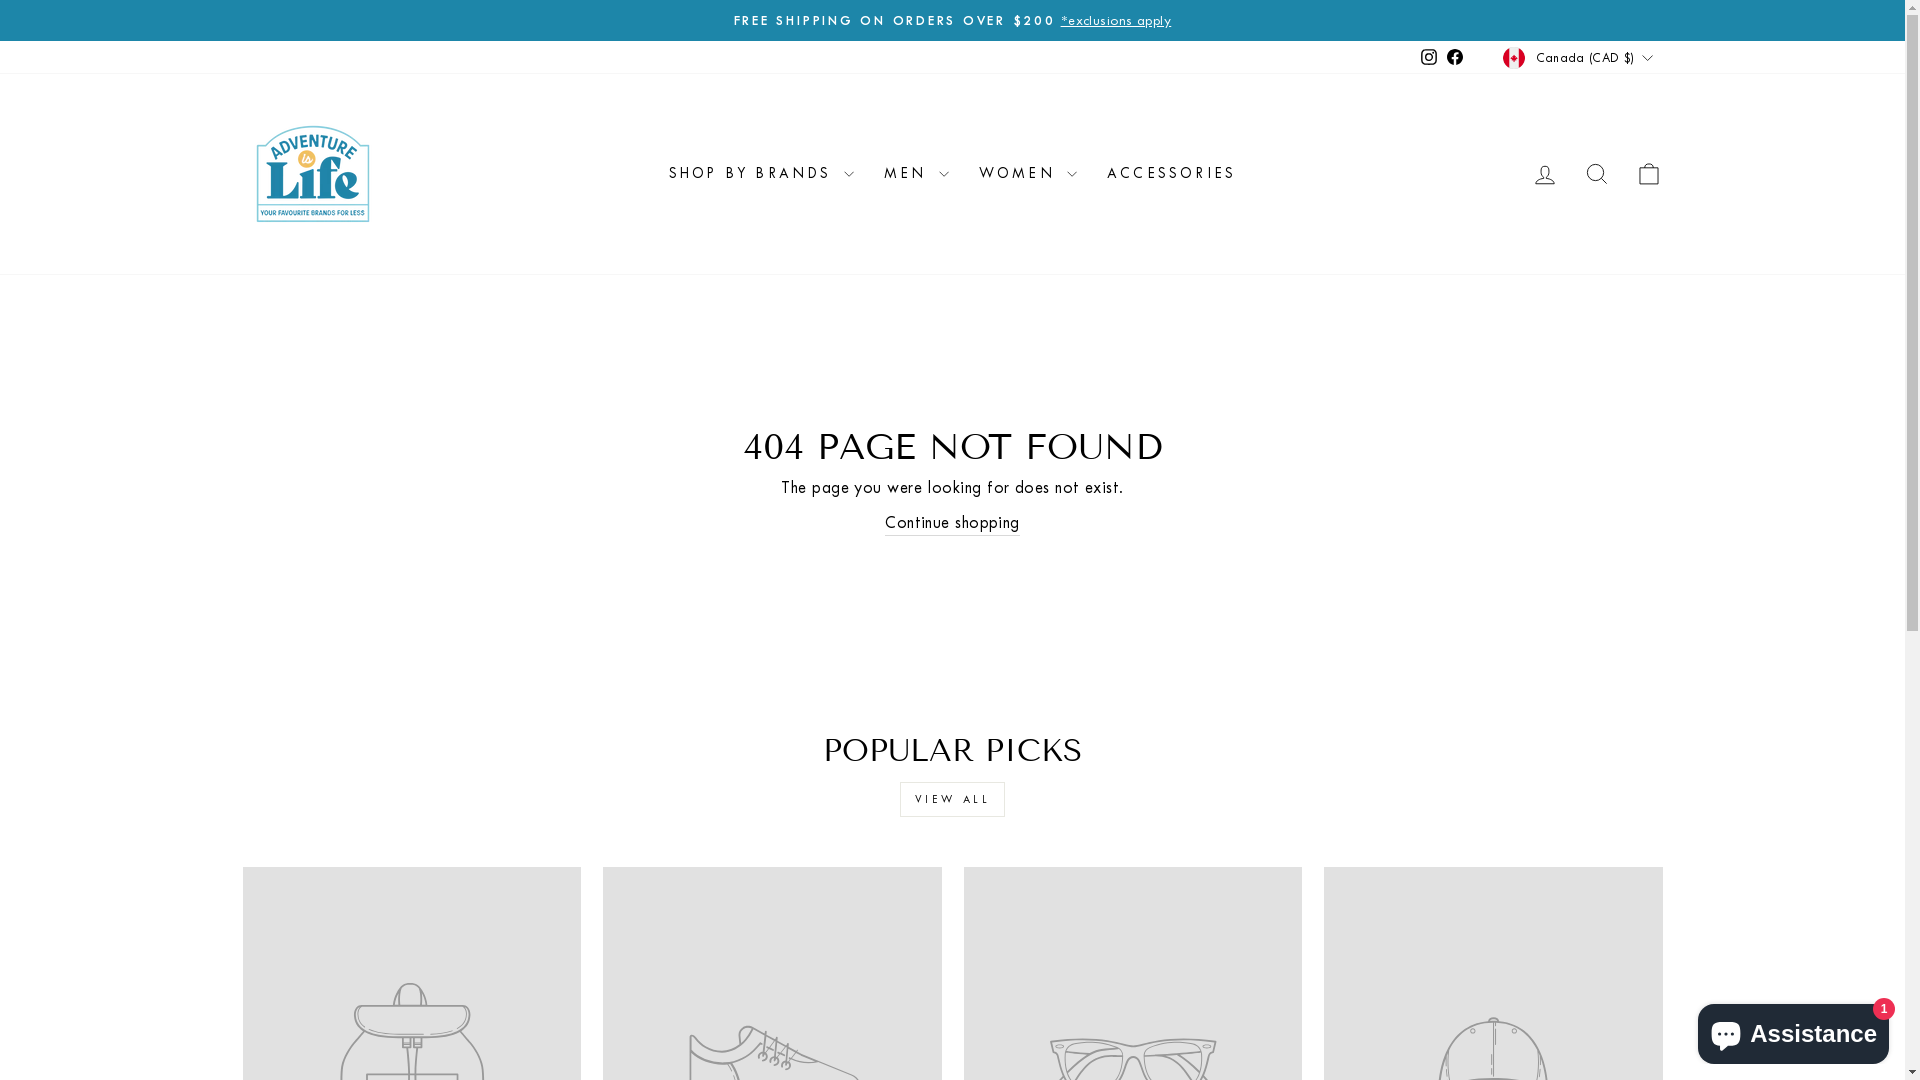  Describe the element at coordinates (952, 798) in the screenshot. I see `'VIEW ALL'` at that location.